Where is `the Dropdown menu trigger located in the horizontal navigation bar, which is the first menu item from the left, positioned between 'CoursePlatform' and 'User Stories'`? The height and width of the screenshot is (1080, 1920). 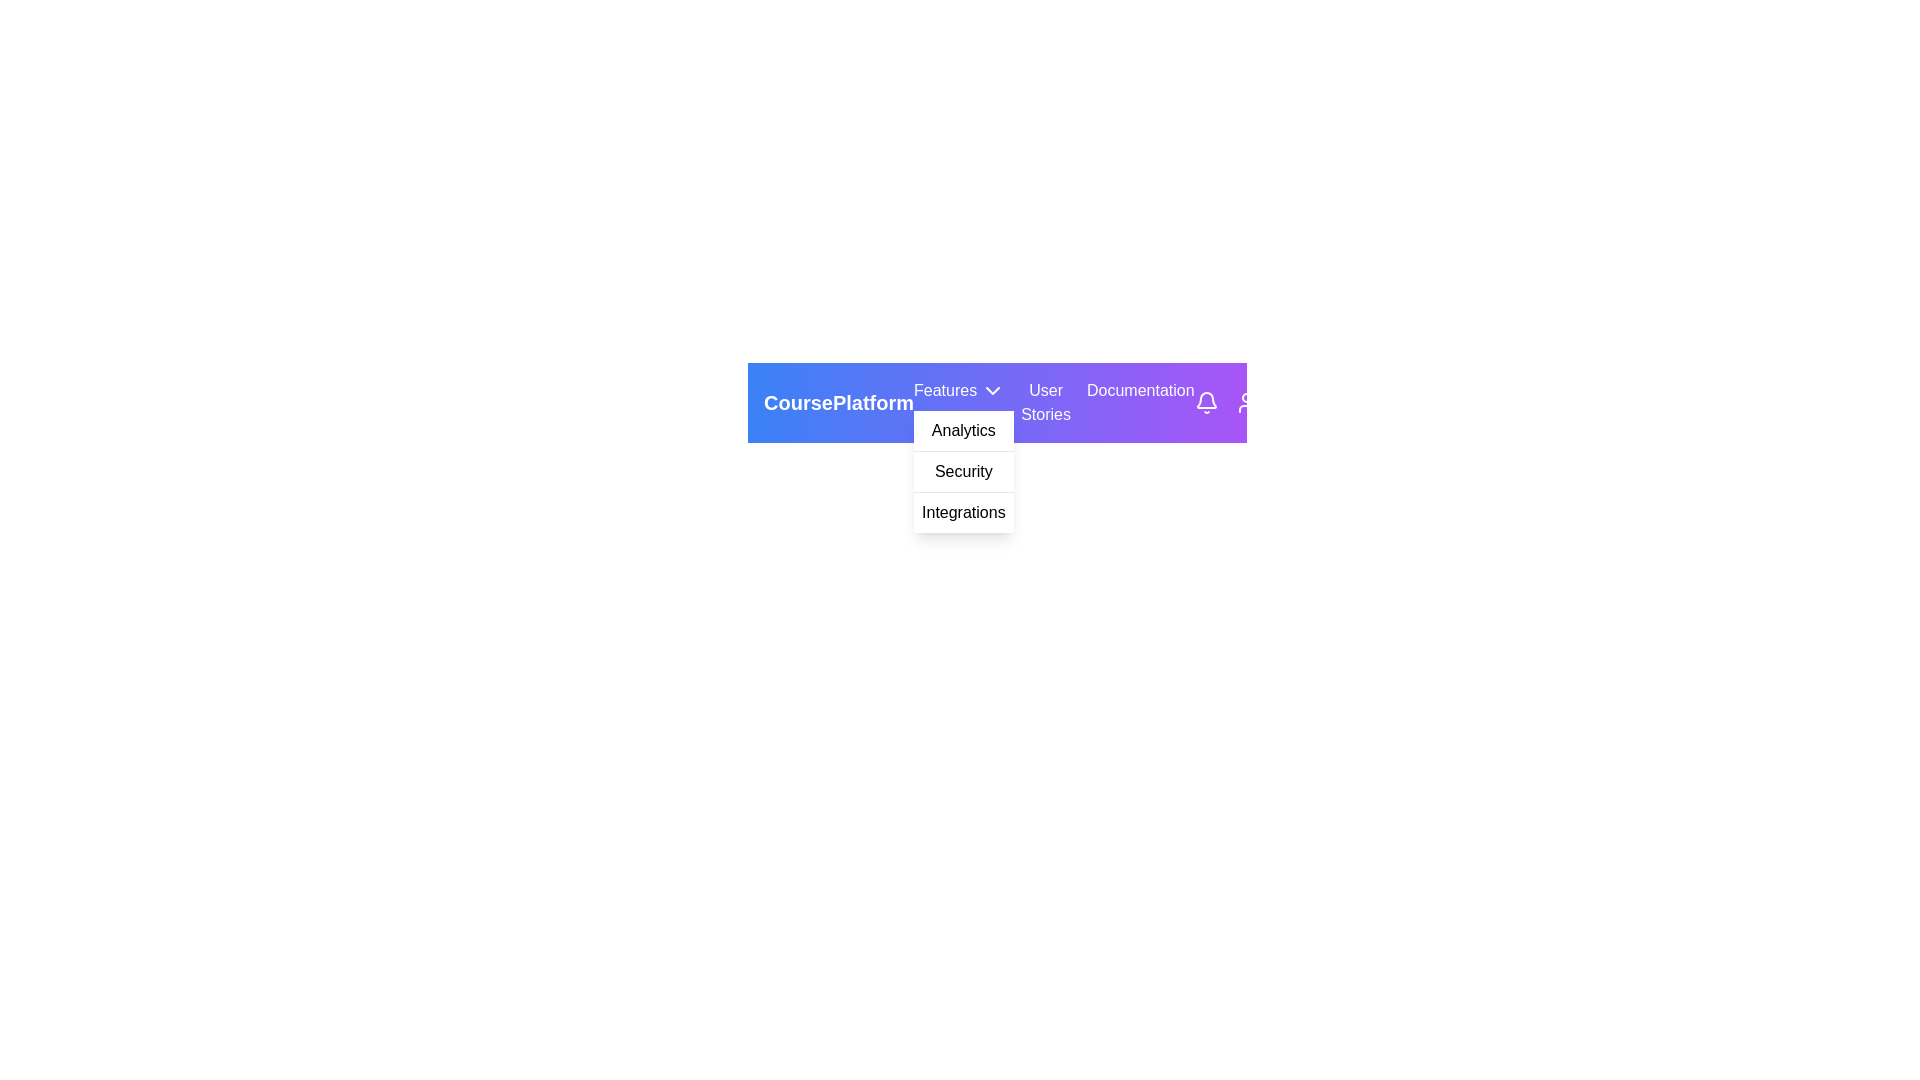
the Dropdown menu trigger located in the horizontal navigation bar, which is the first menu item from the left, positioned between 'CoursePlatform' and 'User Stories' is located at coordinates (958, 402).